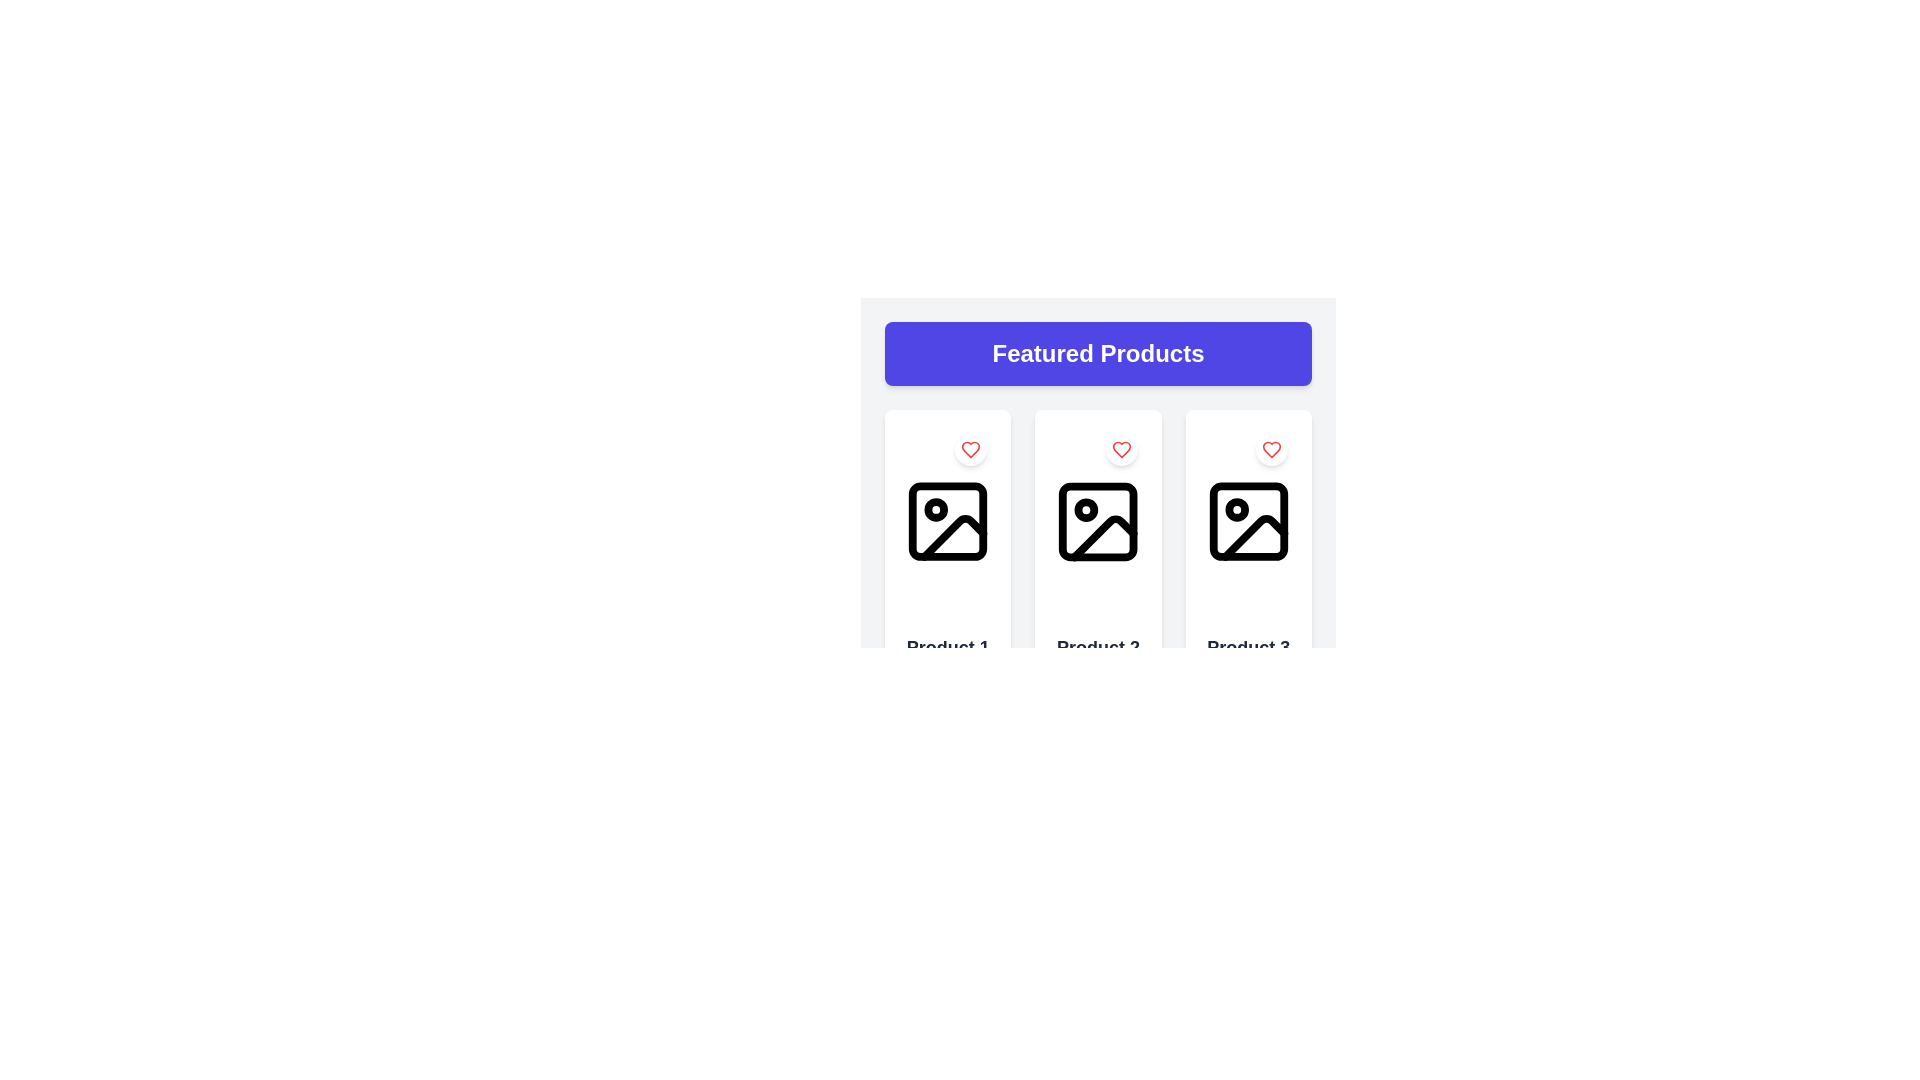 The width and height of the screenshot is (1920, 1080). Describe the element at coordinates (1121, 450) in the screenshot. I see `the circular button with a white background and a red heart icon located at the top-right corner of the second product card` at that location.